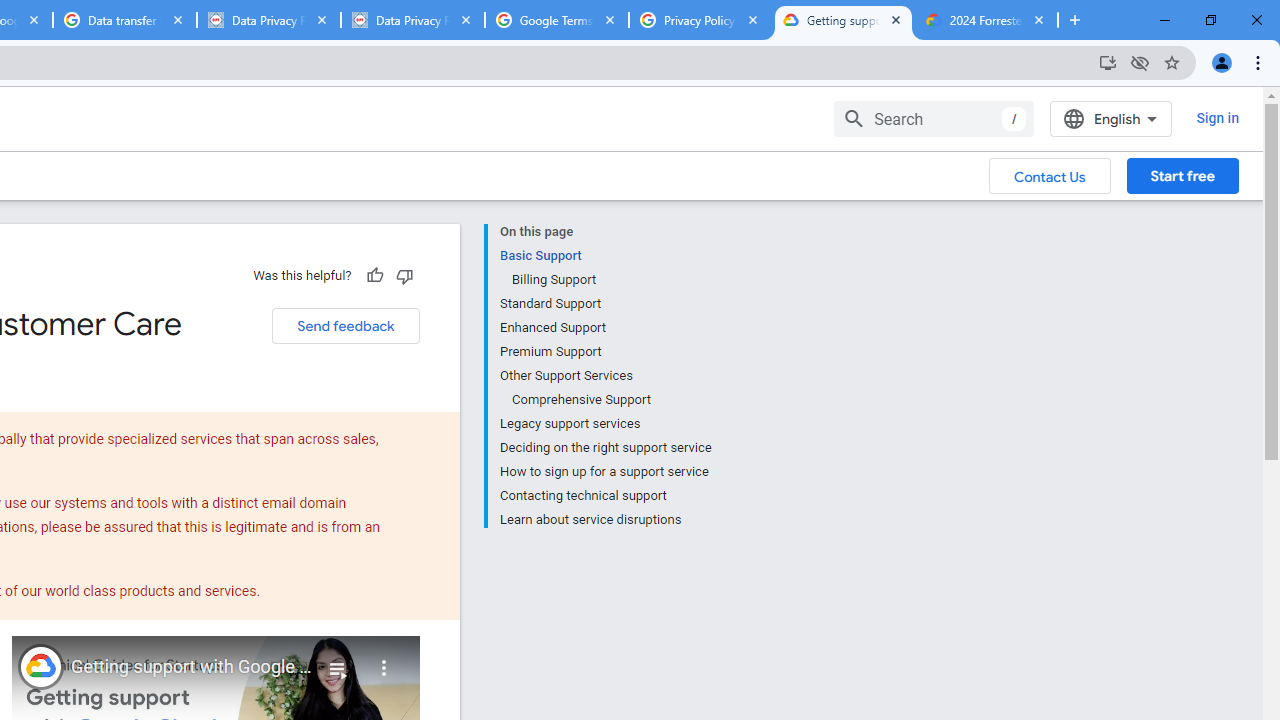 This screenshot has width=1280, height=720. I want to click on 'Not helpful', so click(403, 275).